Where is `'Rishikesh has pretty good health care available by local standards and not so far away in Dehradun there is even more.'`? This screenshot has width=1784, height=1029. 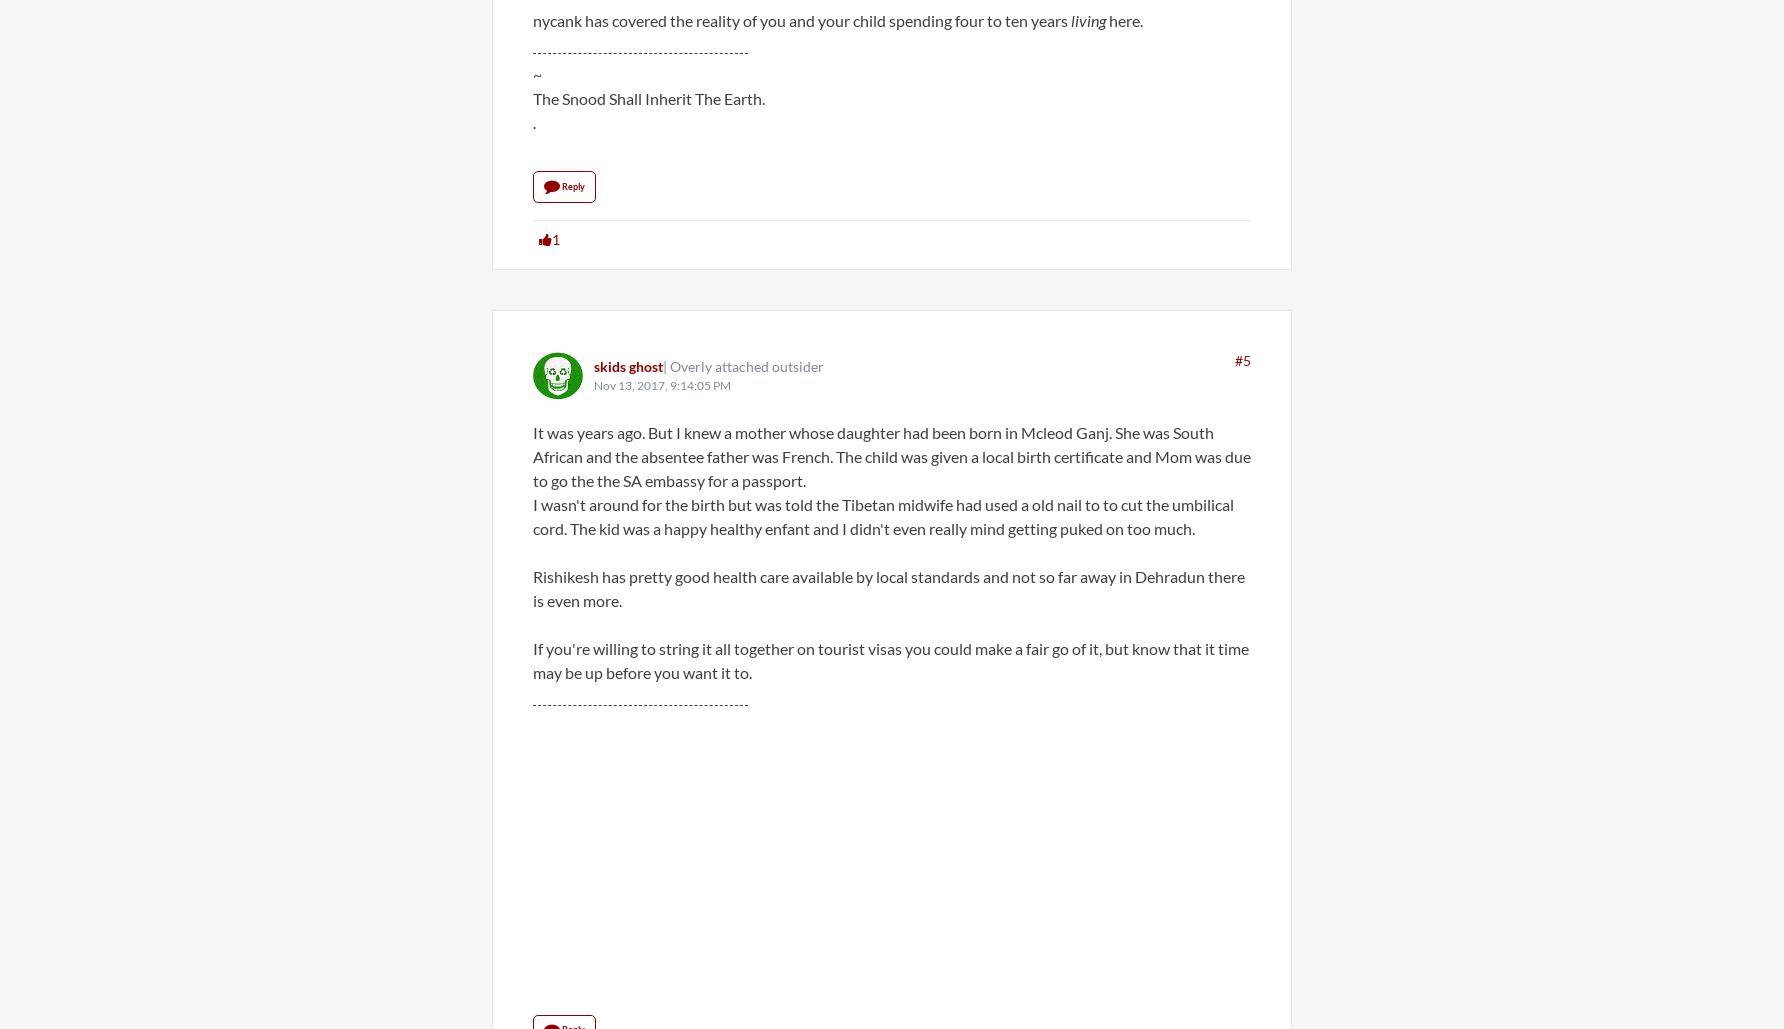
'Rishikesh has pretty good health care available by local standards and not so far away in Dehradun there is even more.' is located at coordinates (887, 586).